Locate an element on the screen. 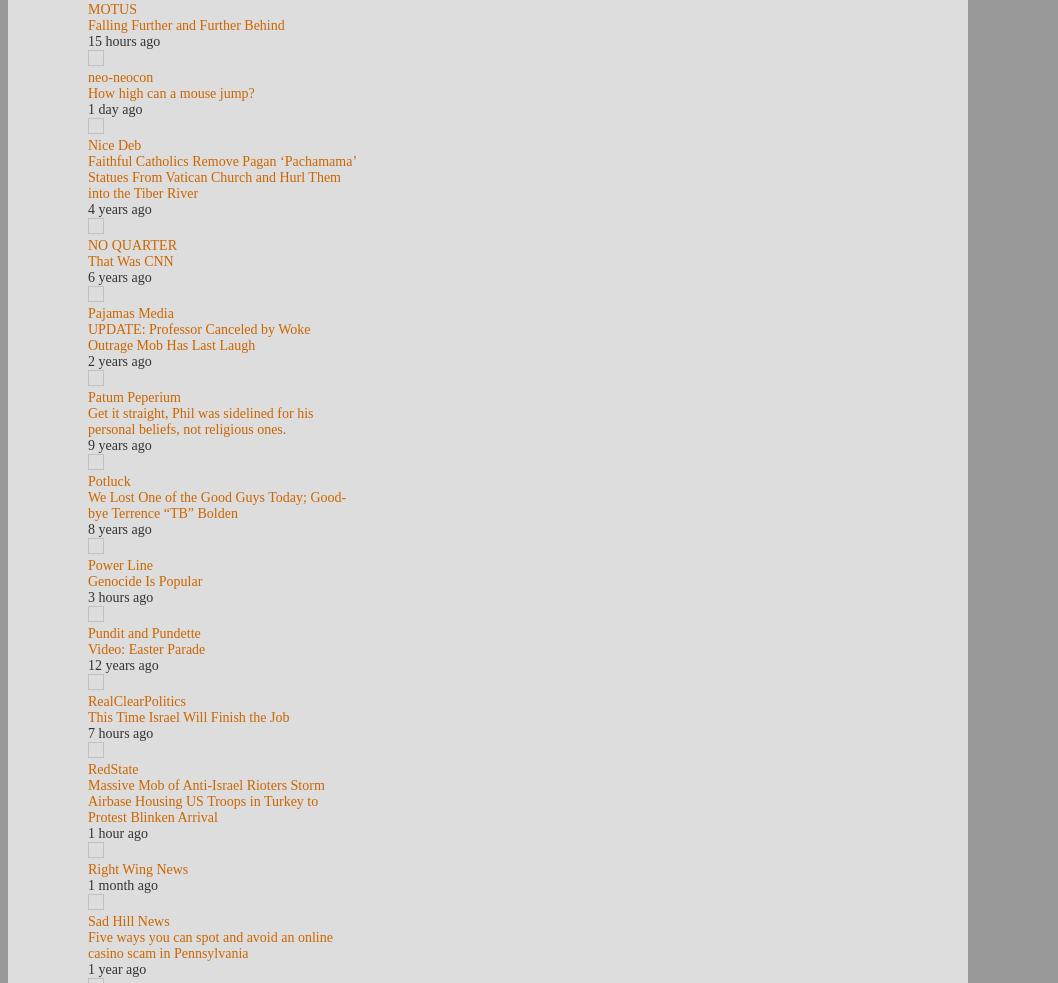 This screenshot has width=1058, height=983. 'NO QUARTER' is located at coordinates (131, 245).